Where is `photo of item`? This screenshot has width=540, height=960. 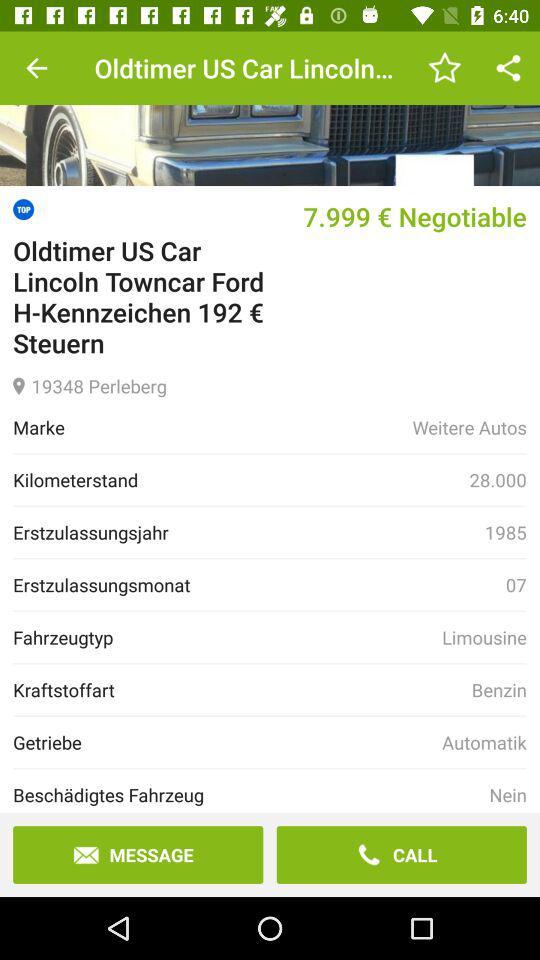 photo of item is located at coordinates (270, 108).